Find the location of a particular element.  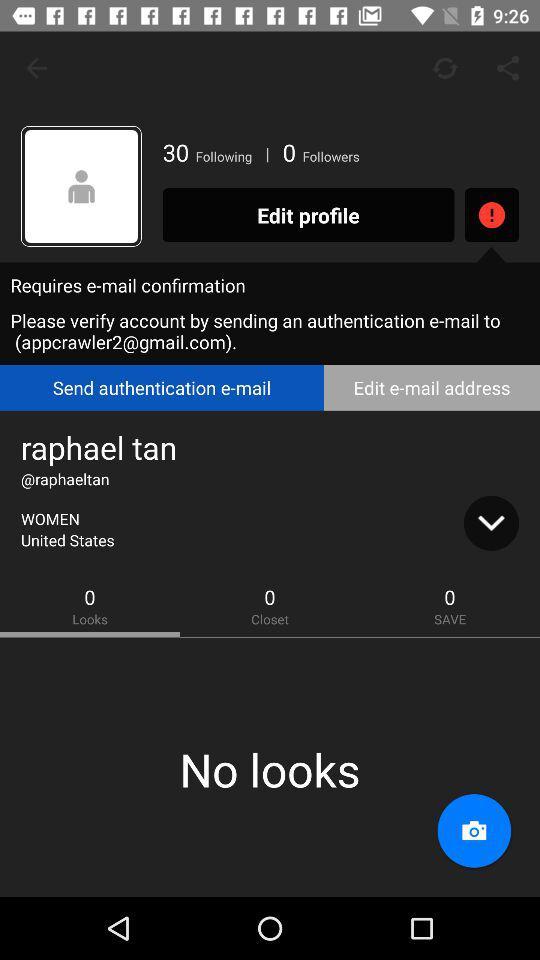

item above requires e mail icon is located at coordinates (80, 186).